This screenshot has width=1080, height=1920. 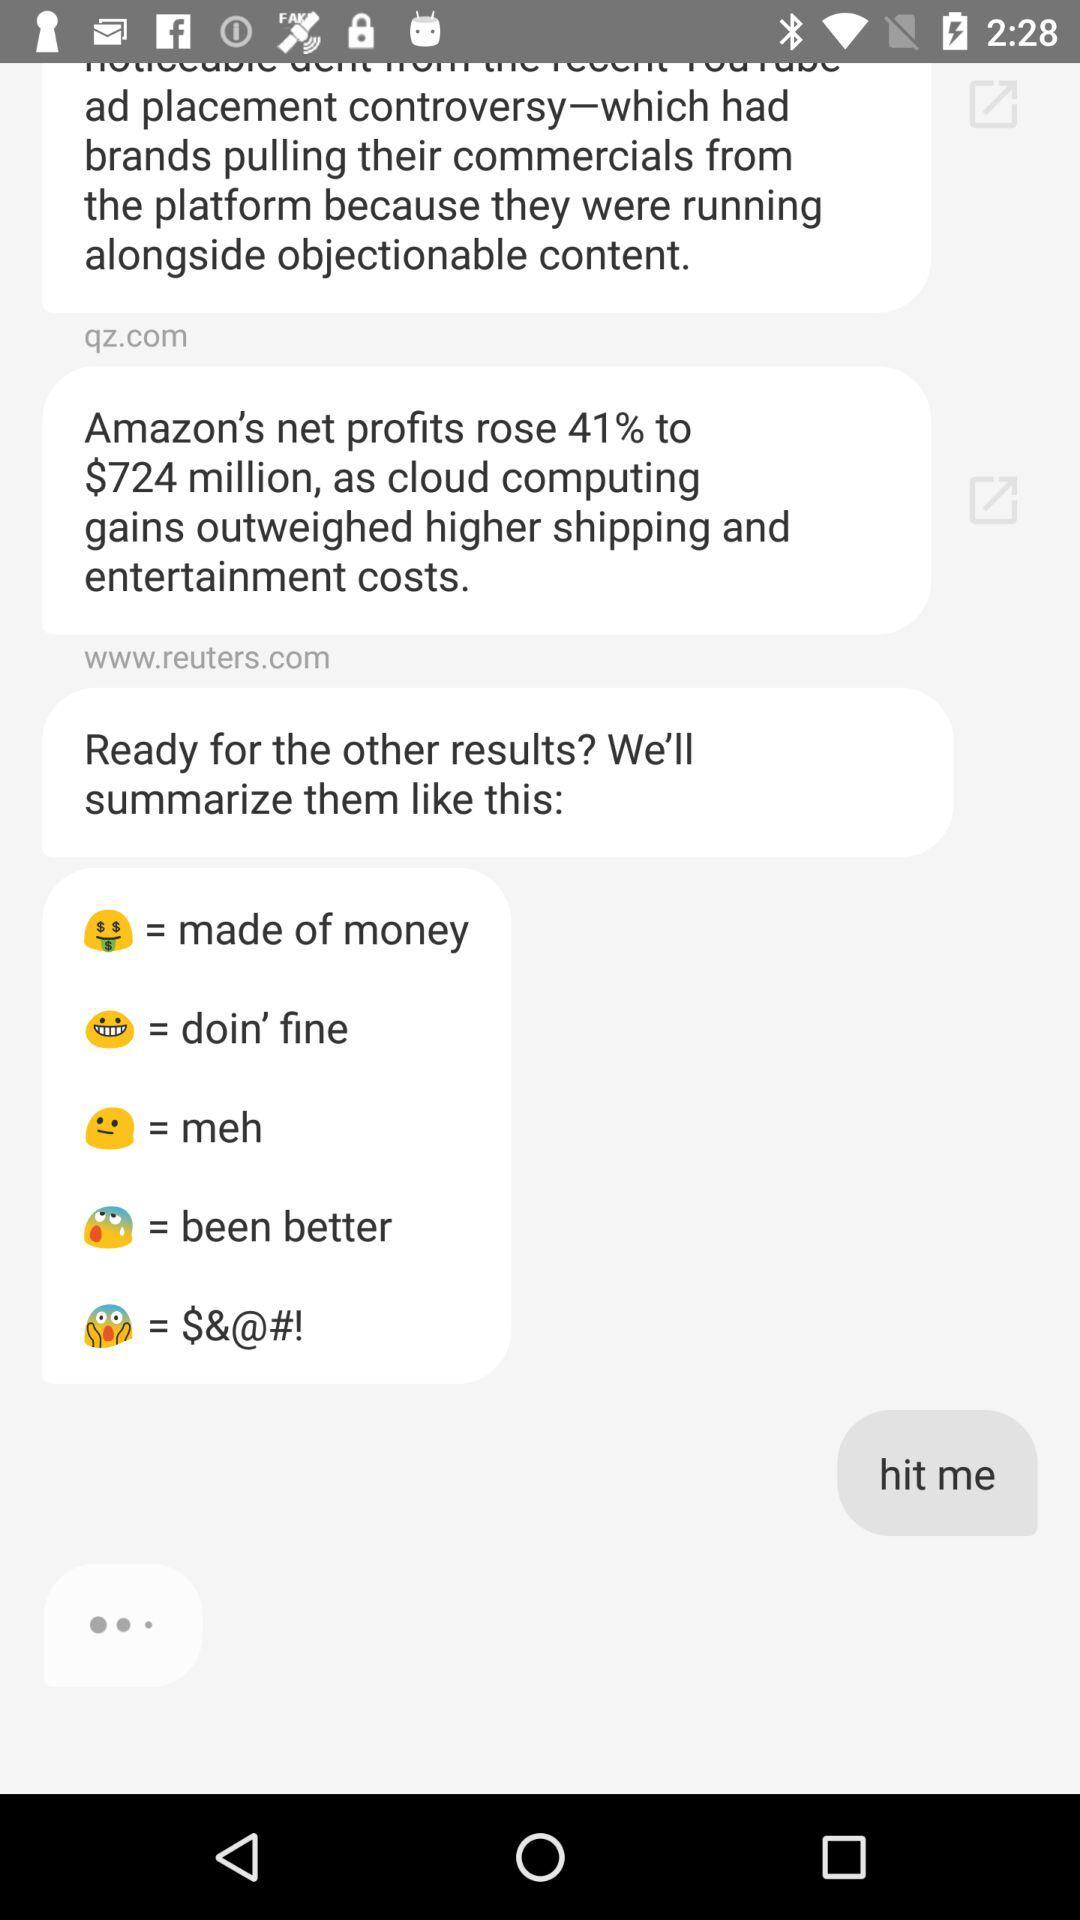 What do you see at coordinates (486, 187) in the screenshot?
I see `the item above qz.com` at bounding box center [486, 187].